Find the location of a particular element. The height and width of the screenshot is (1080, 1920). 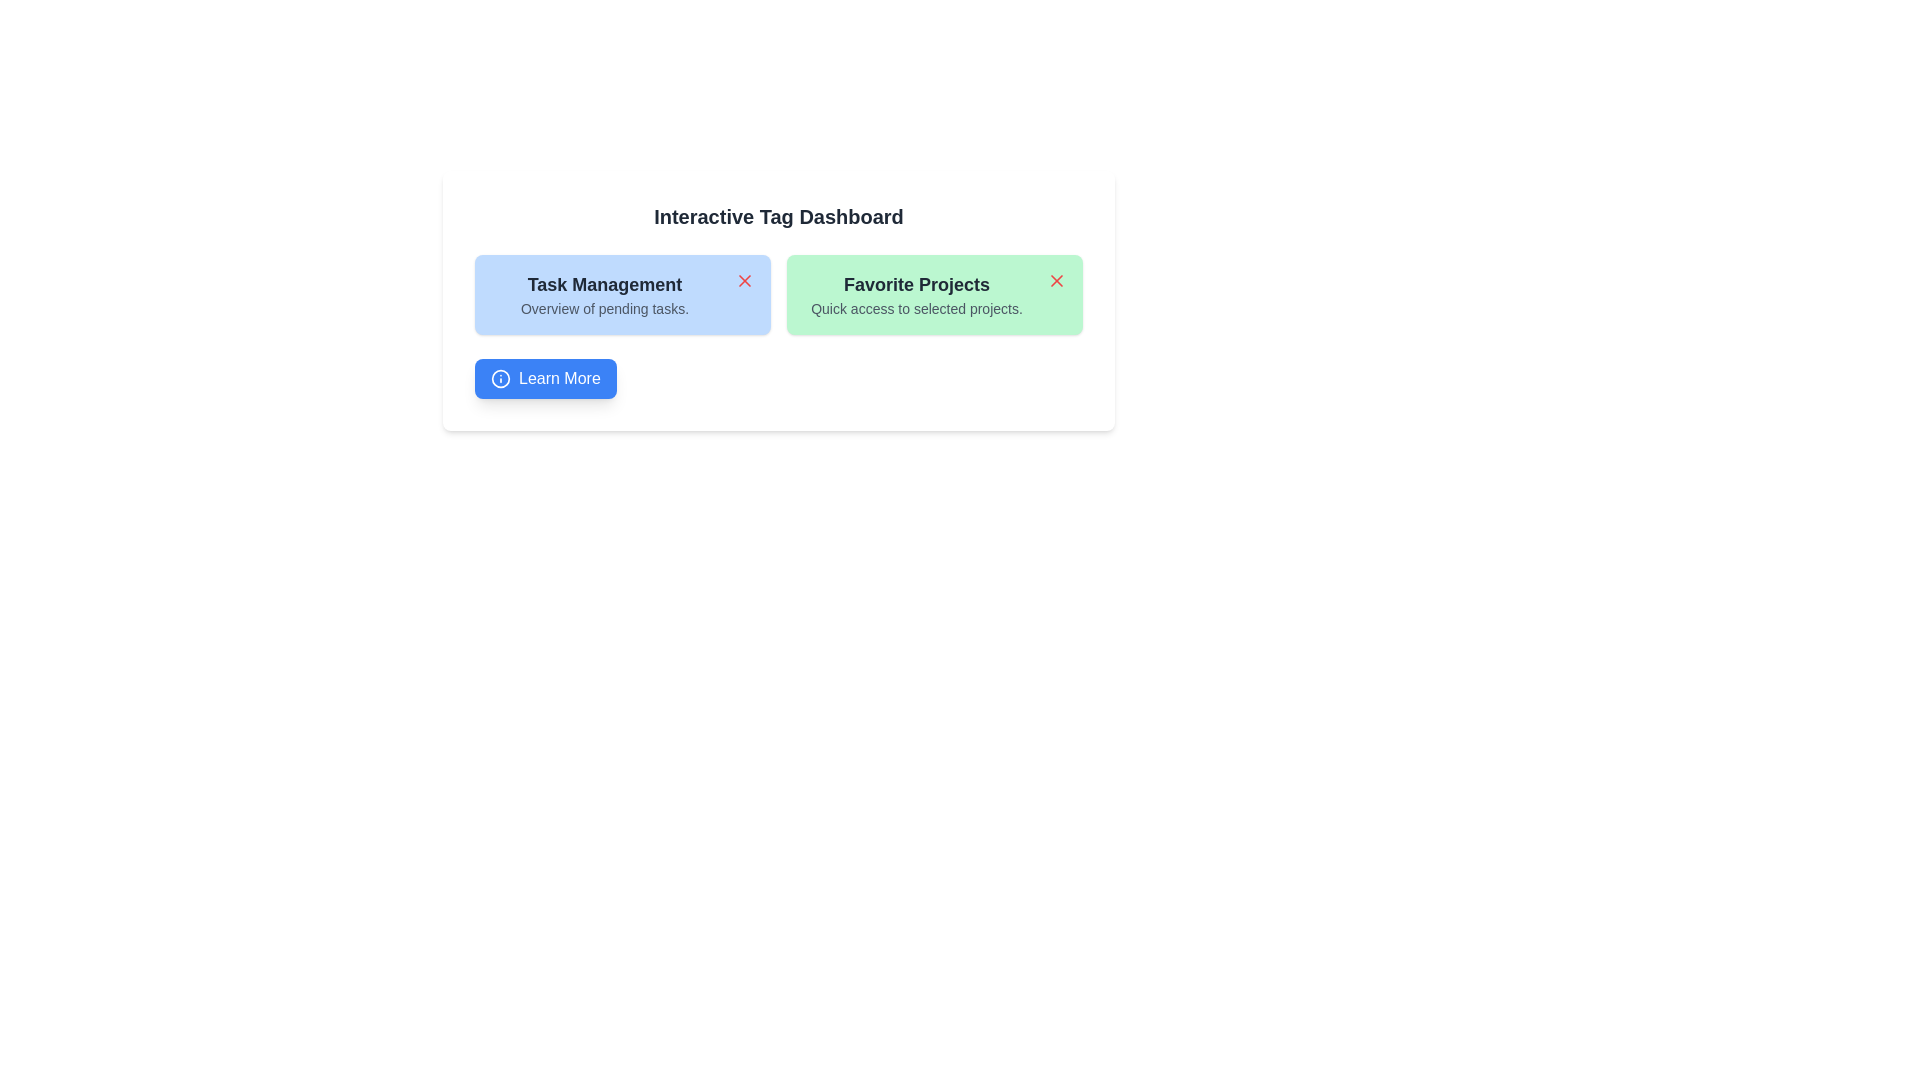

the small red 'X' button located at the top-right corner of the 'Favorite Projects' green card is located at coordinates (1055, 281).